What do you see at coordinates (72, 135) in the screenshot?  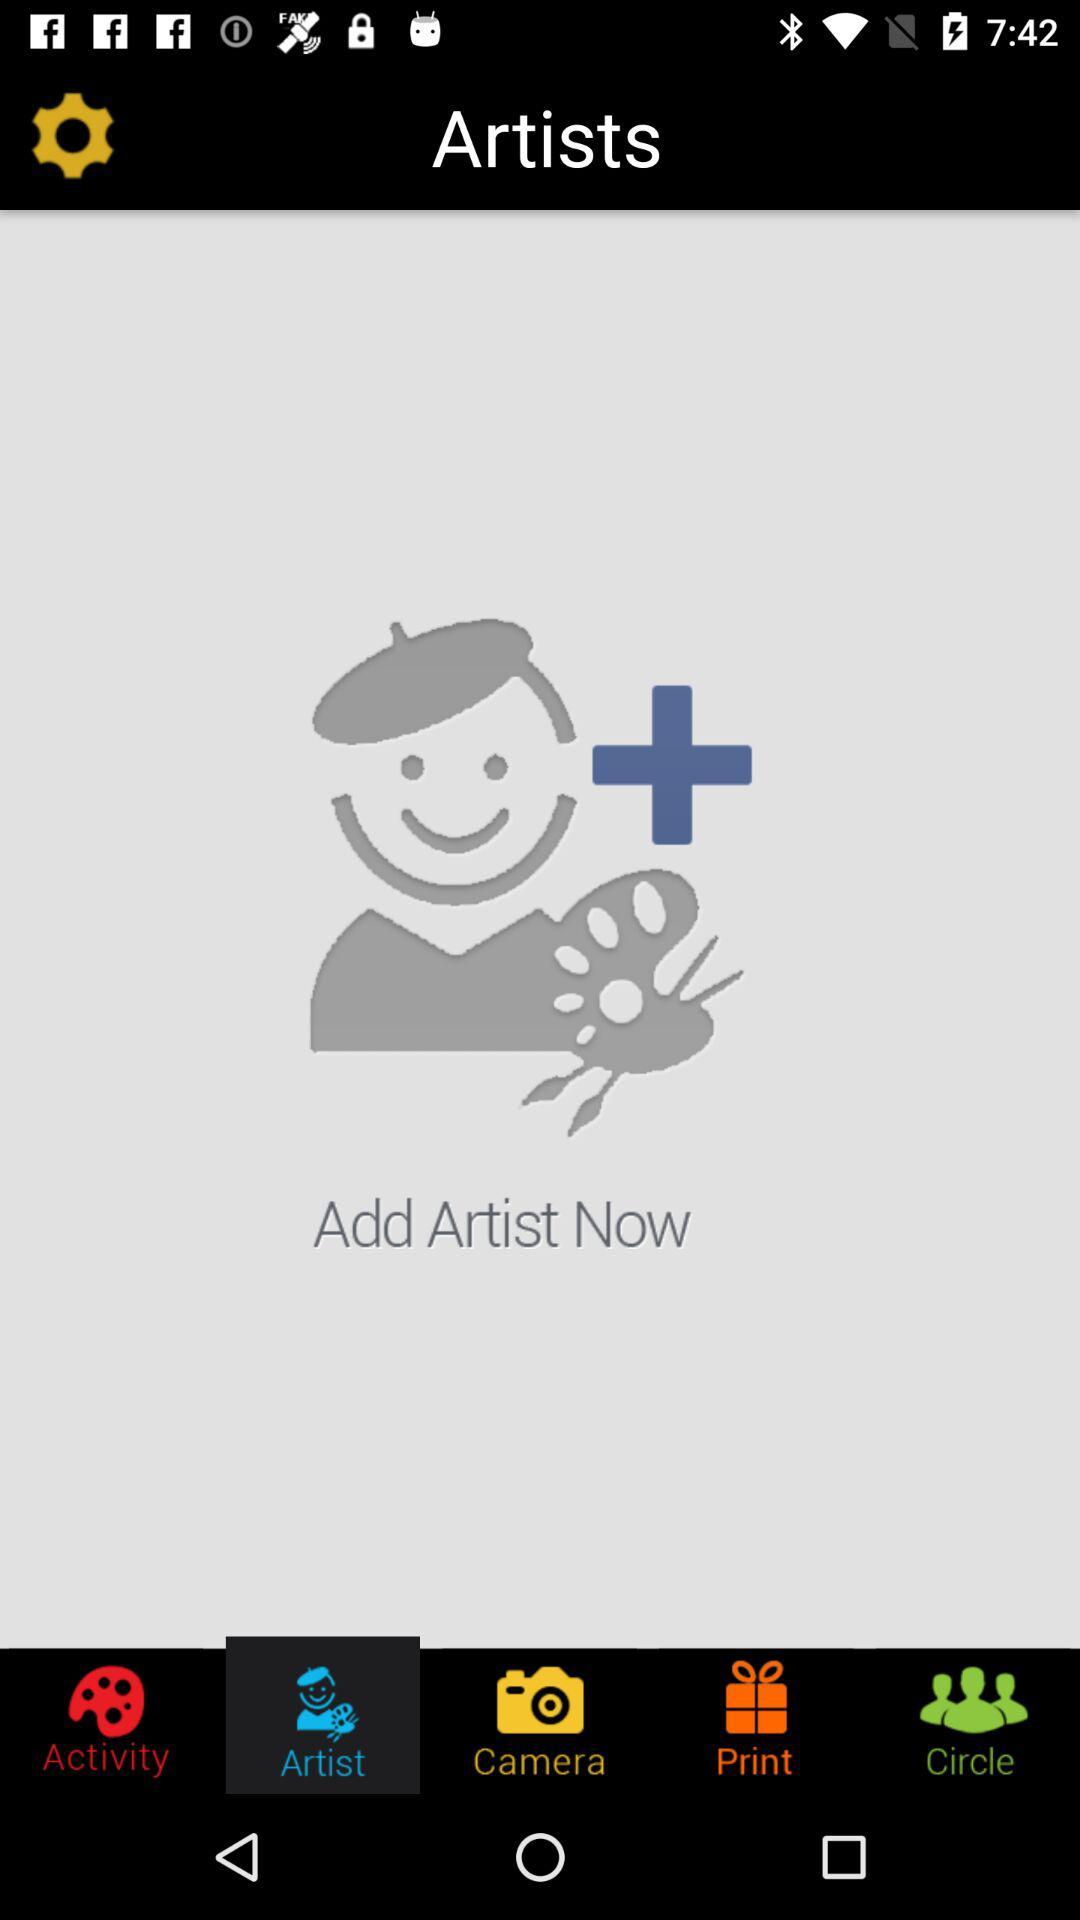 I see `the item at the top left corner` at bounding box center [72, 135].